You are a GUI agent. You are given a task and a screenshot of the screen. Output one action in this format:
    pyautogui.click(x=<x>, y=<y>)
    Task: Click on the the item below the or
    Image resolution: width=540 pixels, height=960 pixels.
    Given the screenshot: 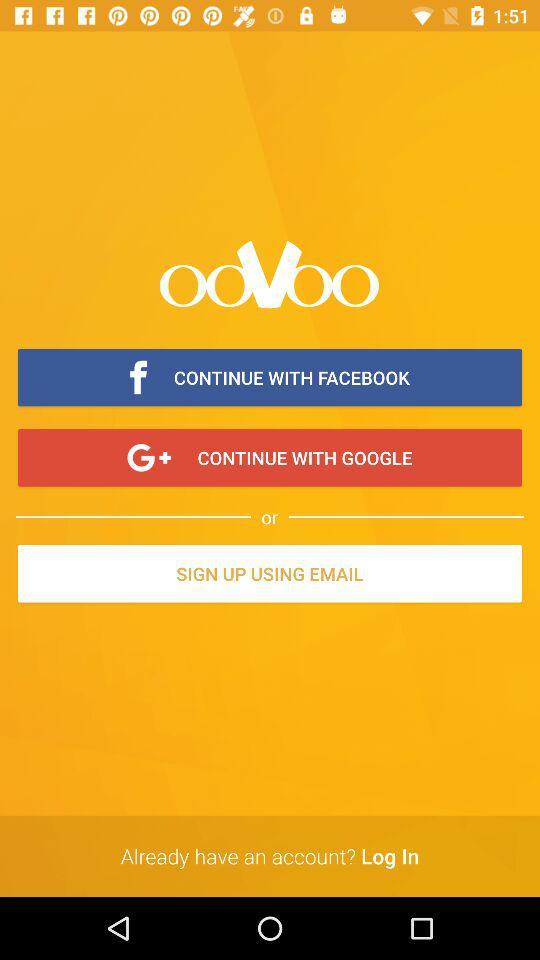 What is the action you would take?
    pyautogui.click(x=270, y=575)
    